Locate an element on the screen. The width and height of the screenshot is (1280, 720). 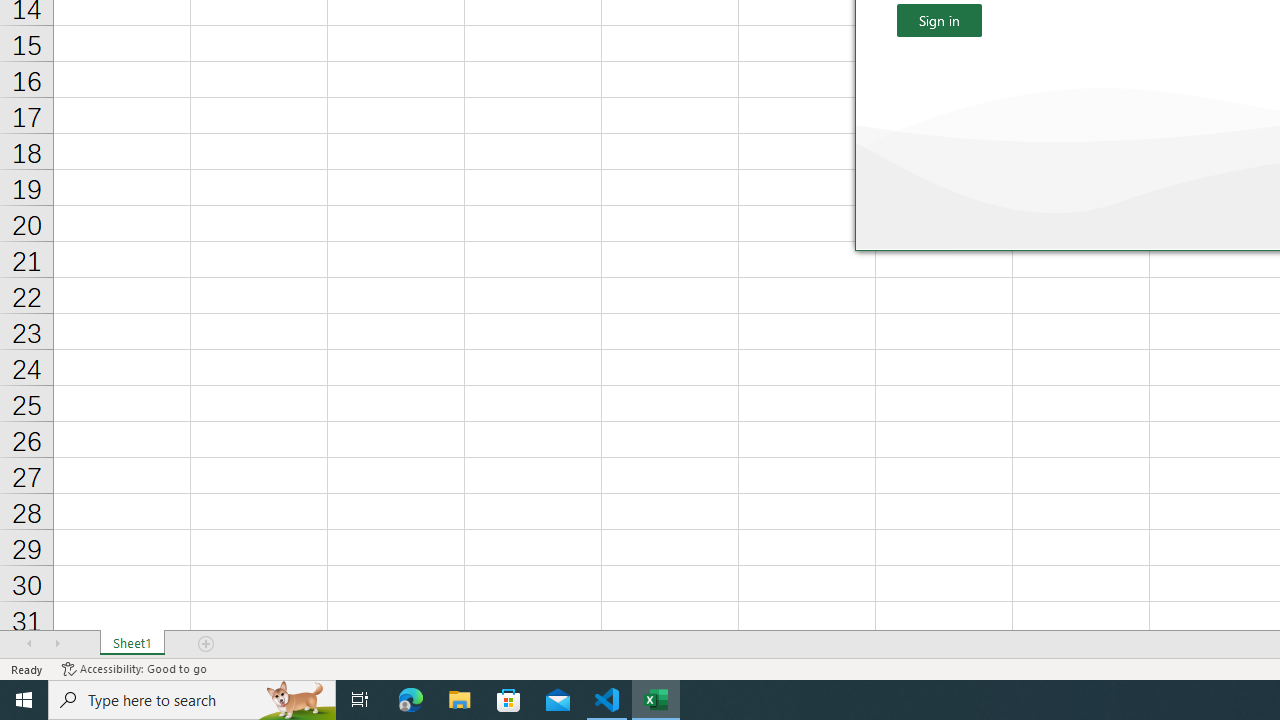
'Microsoft Store' is located at coordinates (509, 698).